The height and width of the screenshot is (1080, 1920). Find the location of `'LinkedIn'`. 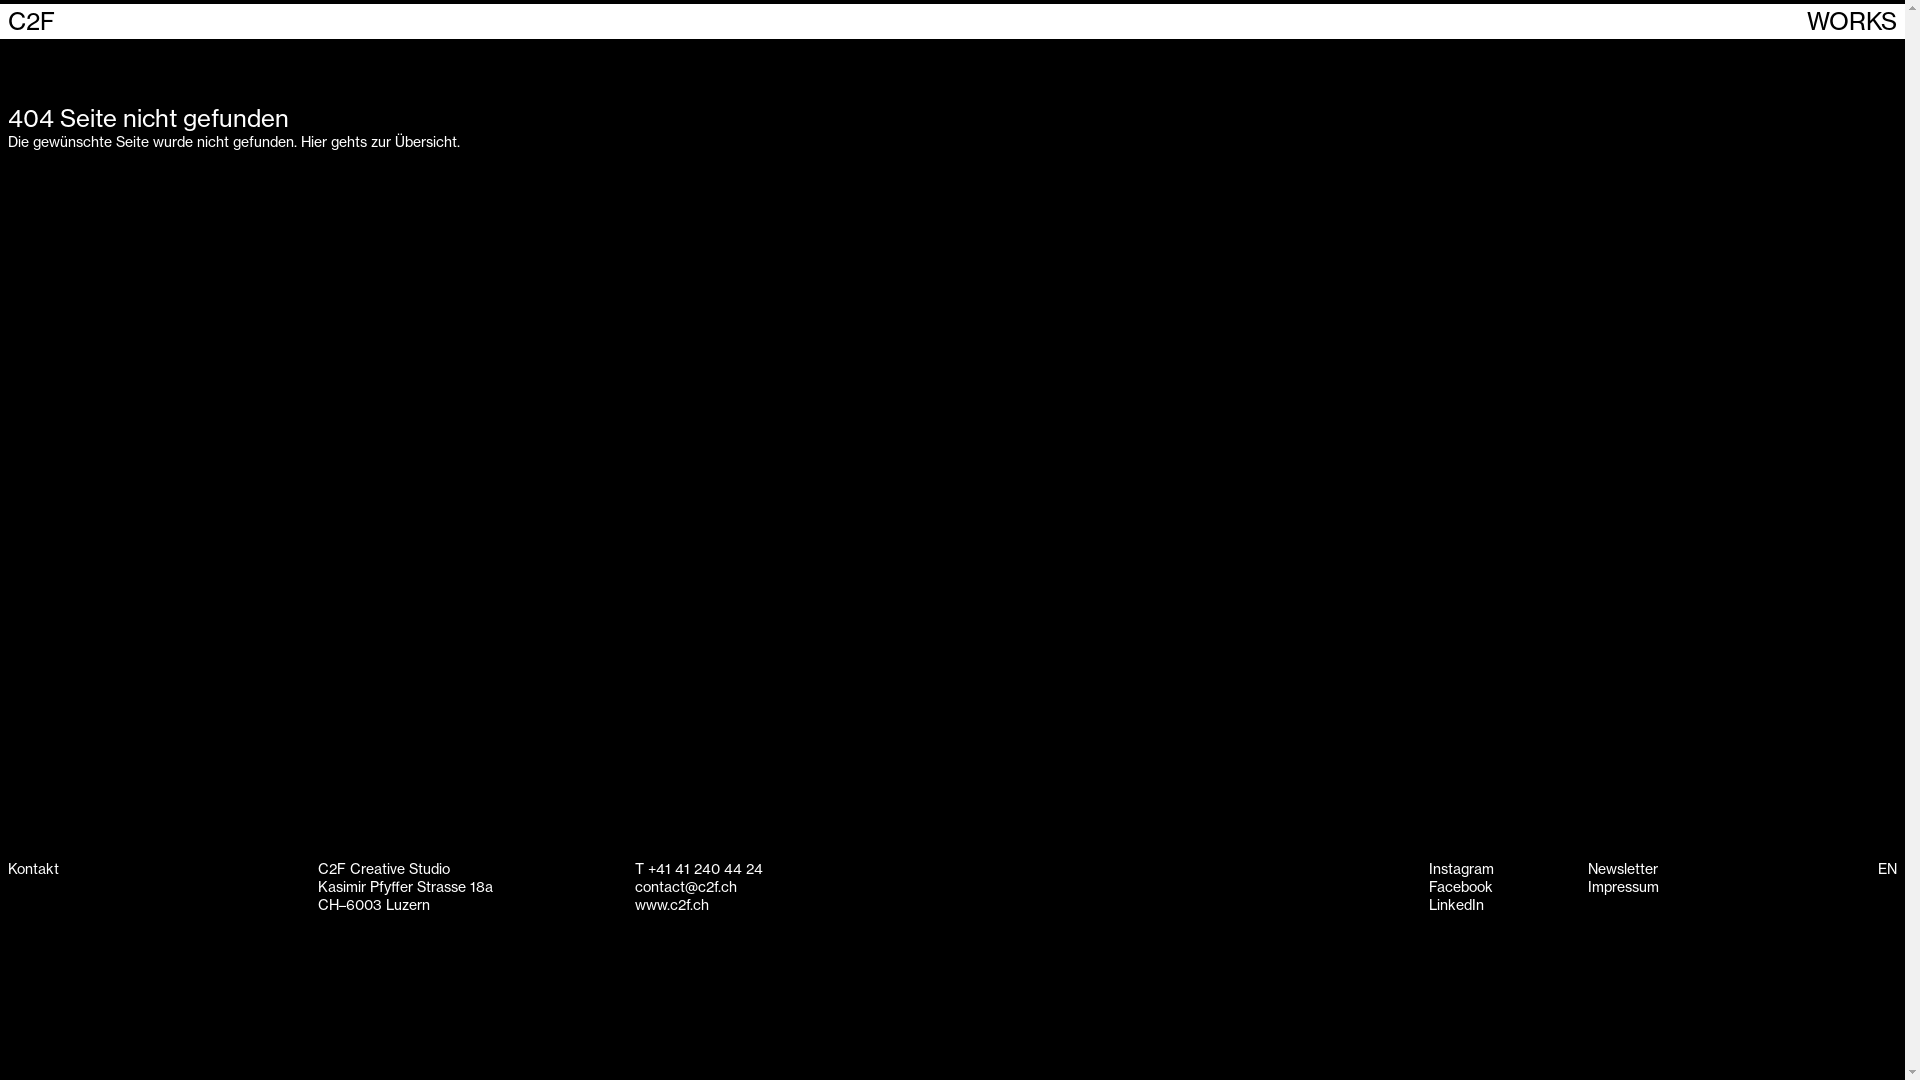

'LinkedIn' is located at coordinates (1456, 905).